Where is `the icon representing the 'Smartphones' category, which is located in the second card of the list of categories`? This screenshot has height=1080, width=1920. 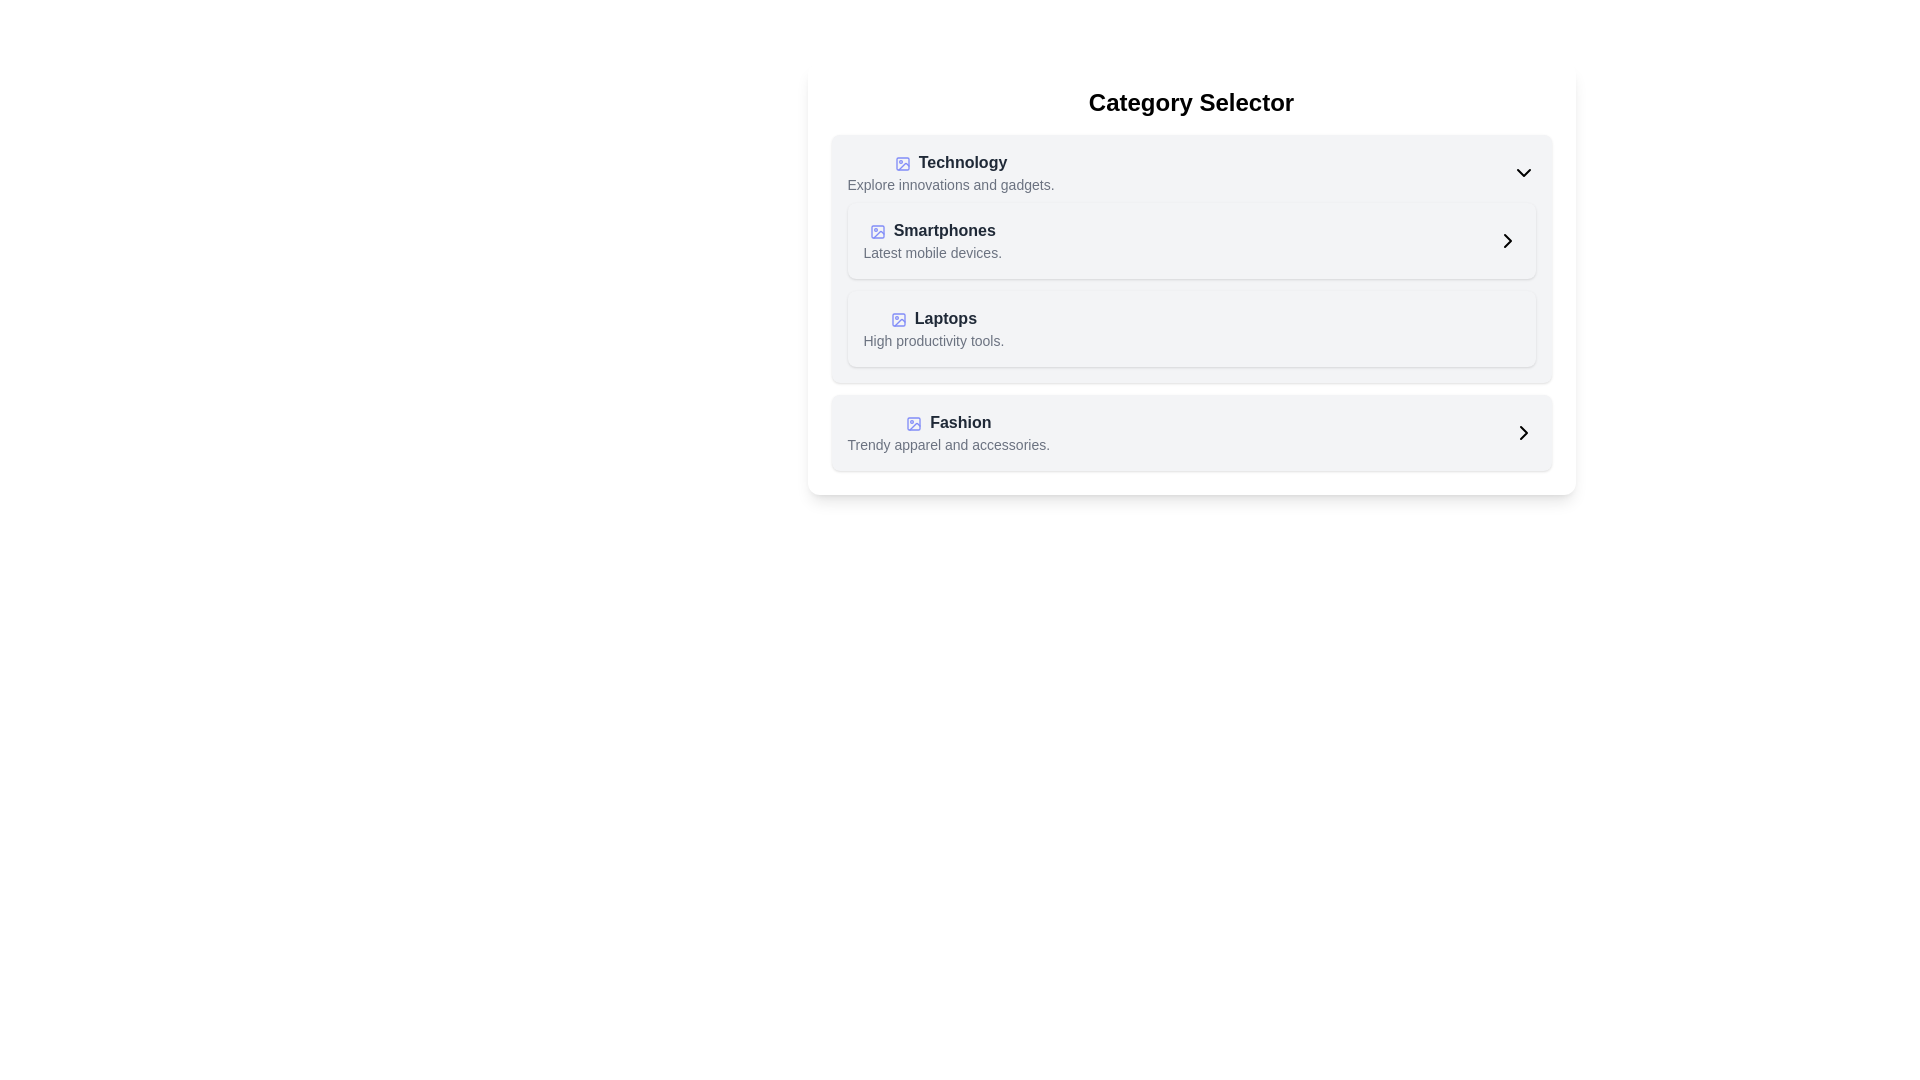
the icon representing the 'Smartphones' category, which is located in the second card of the list of categories is located at coordinates (877, 230).